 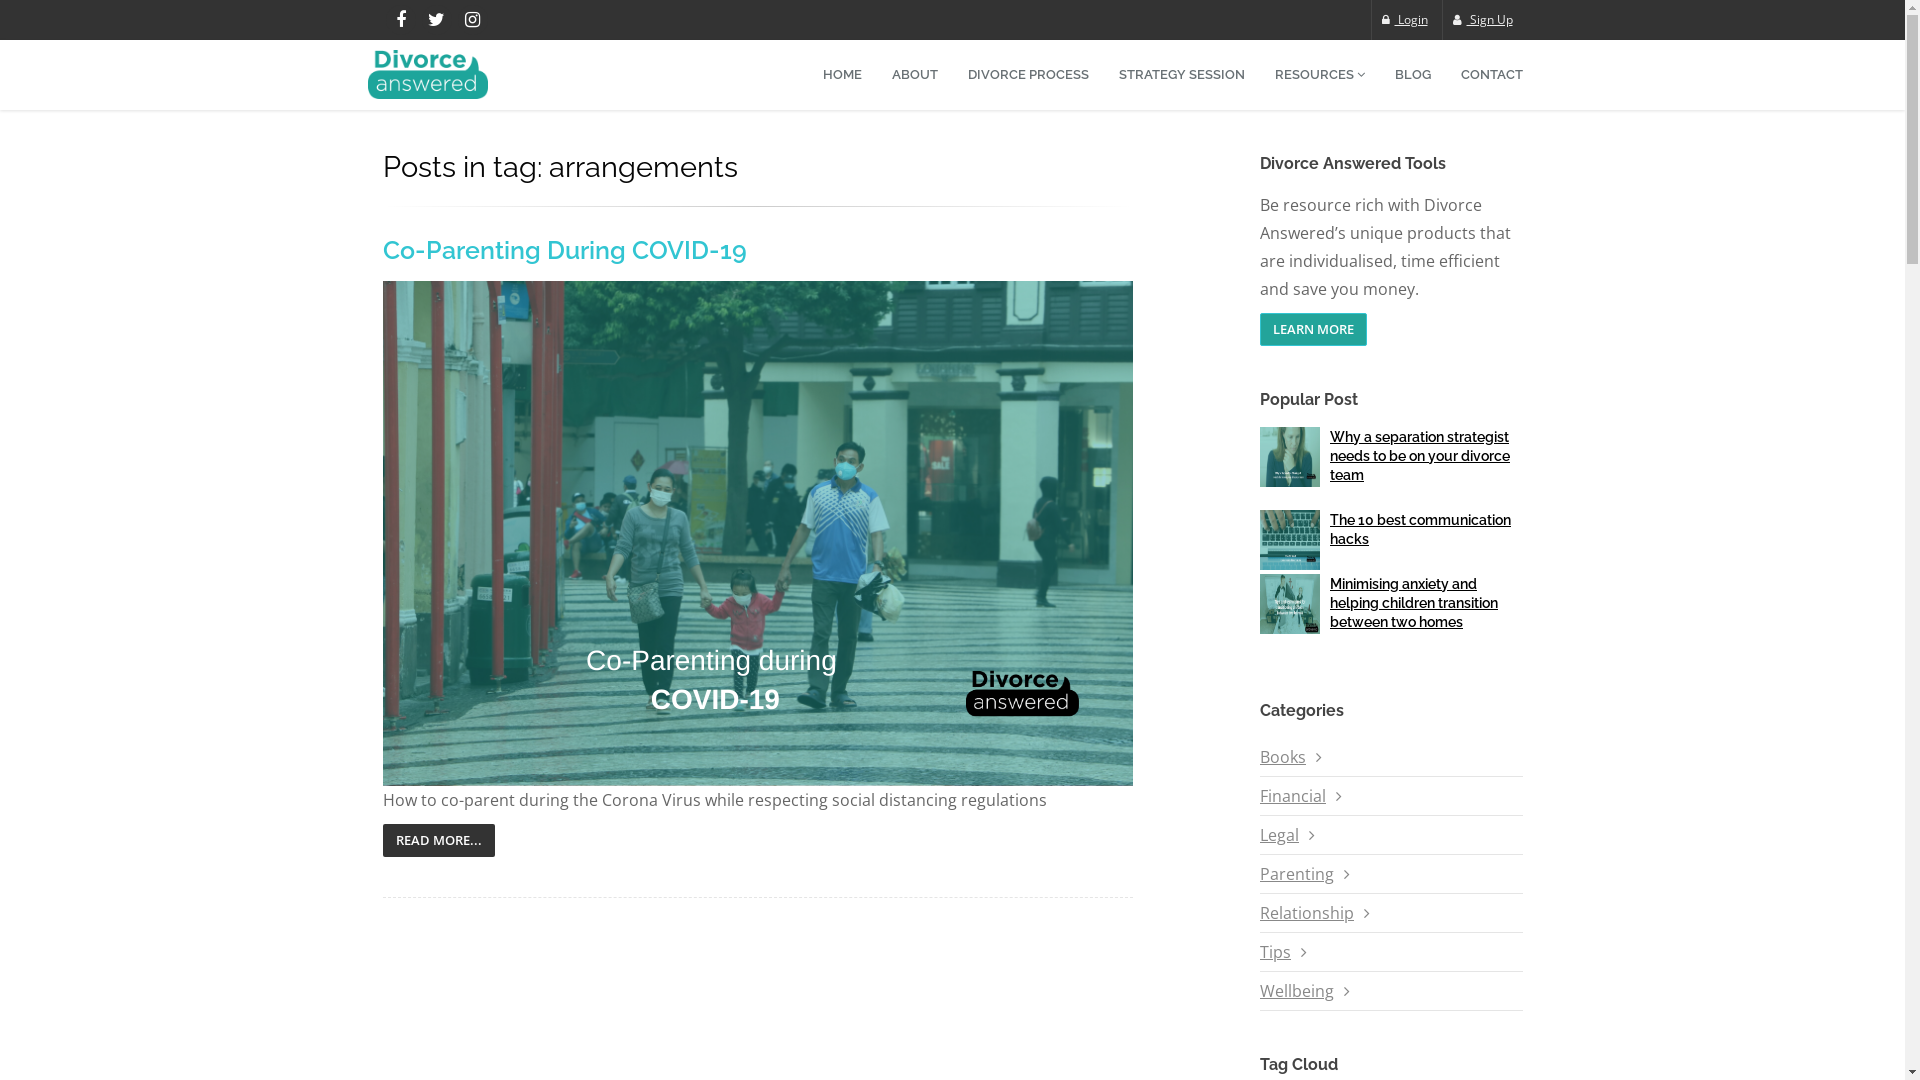 What do you see at coordinates (1306, 913) in the screenshot?
I see `'Relationship'` at bounding box center [1306, 913].